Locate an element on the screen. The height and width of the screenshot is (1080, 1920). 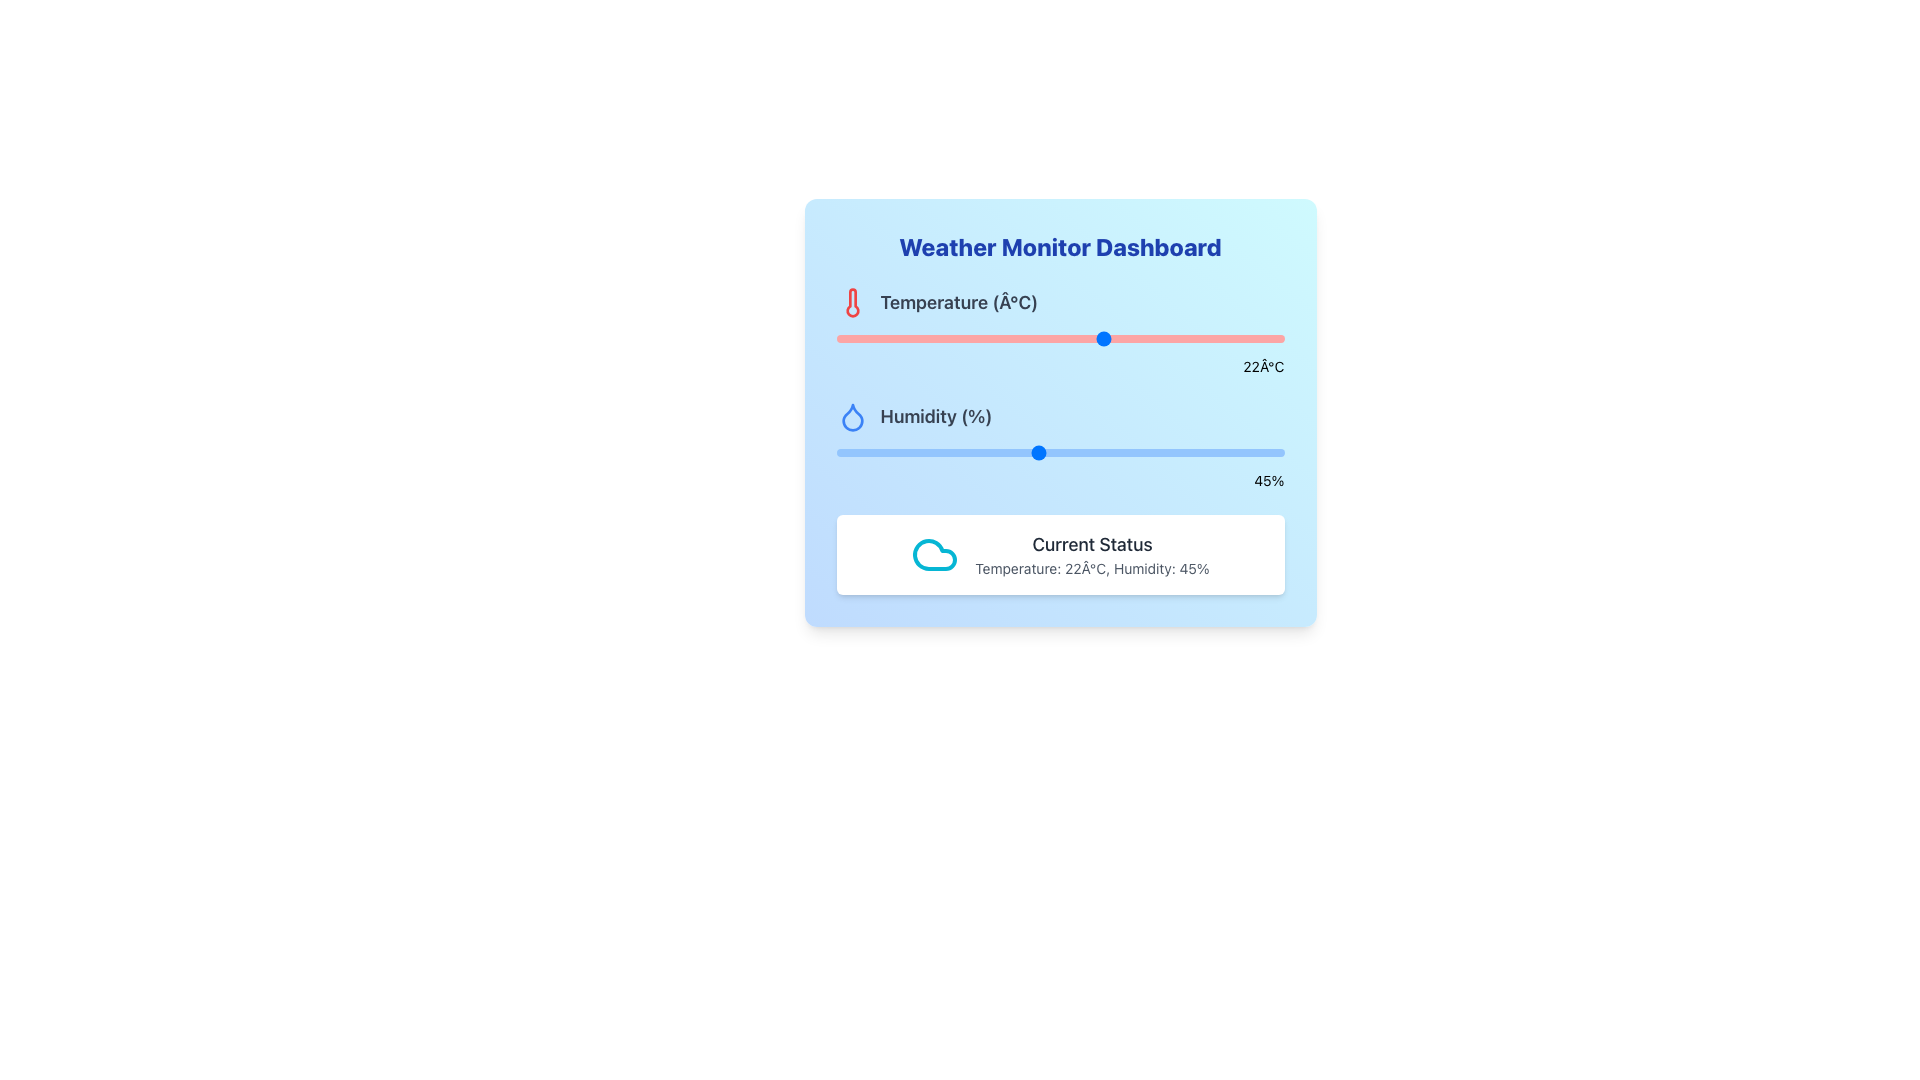
the temperature slider is located at coordinates (1046, 338).